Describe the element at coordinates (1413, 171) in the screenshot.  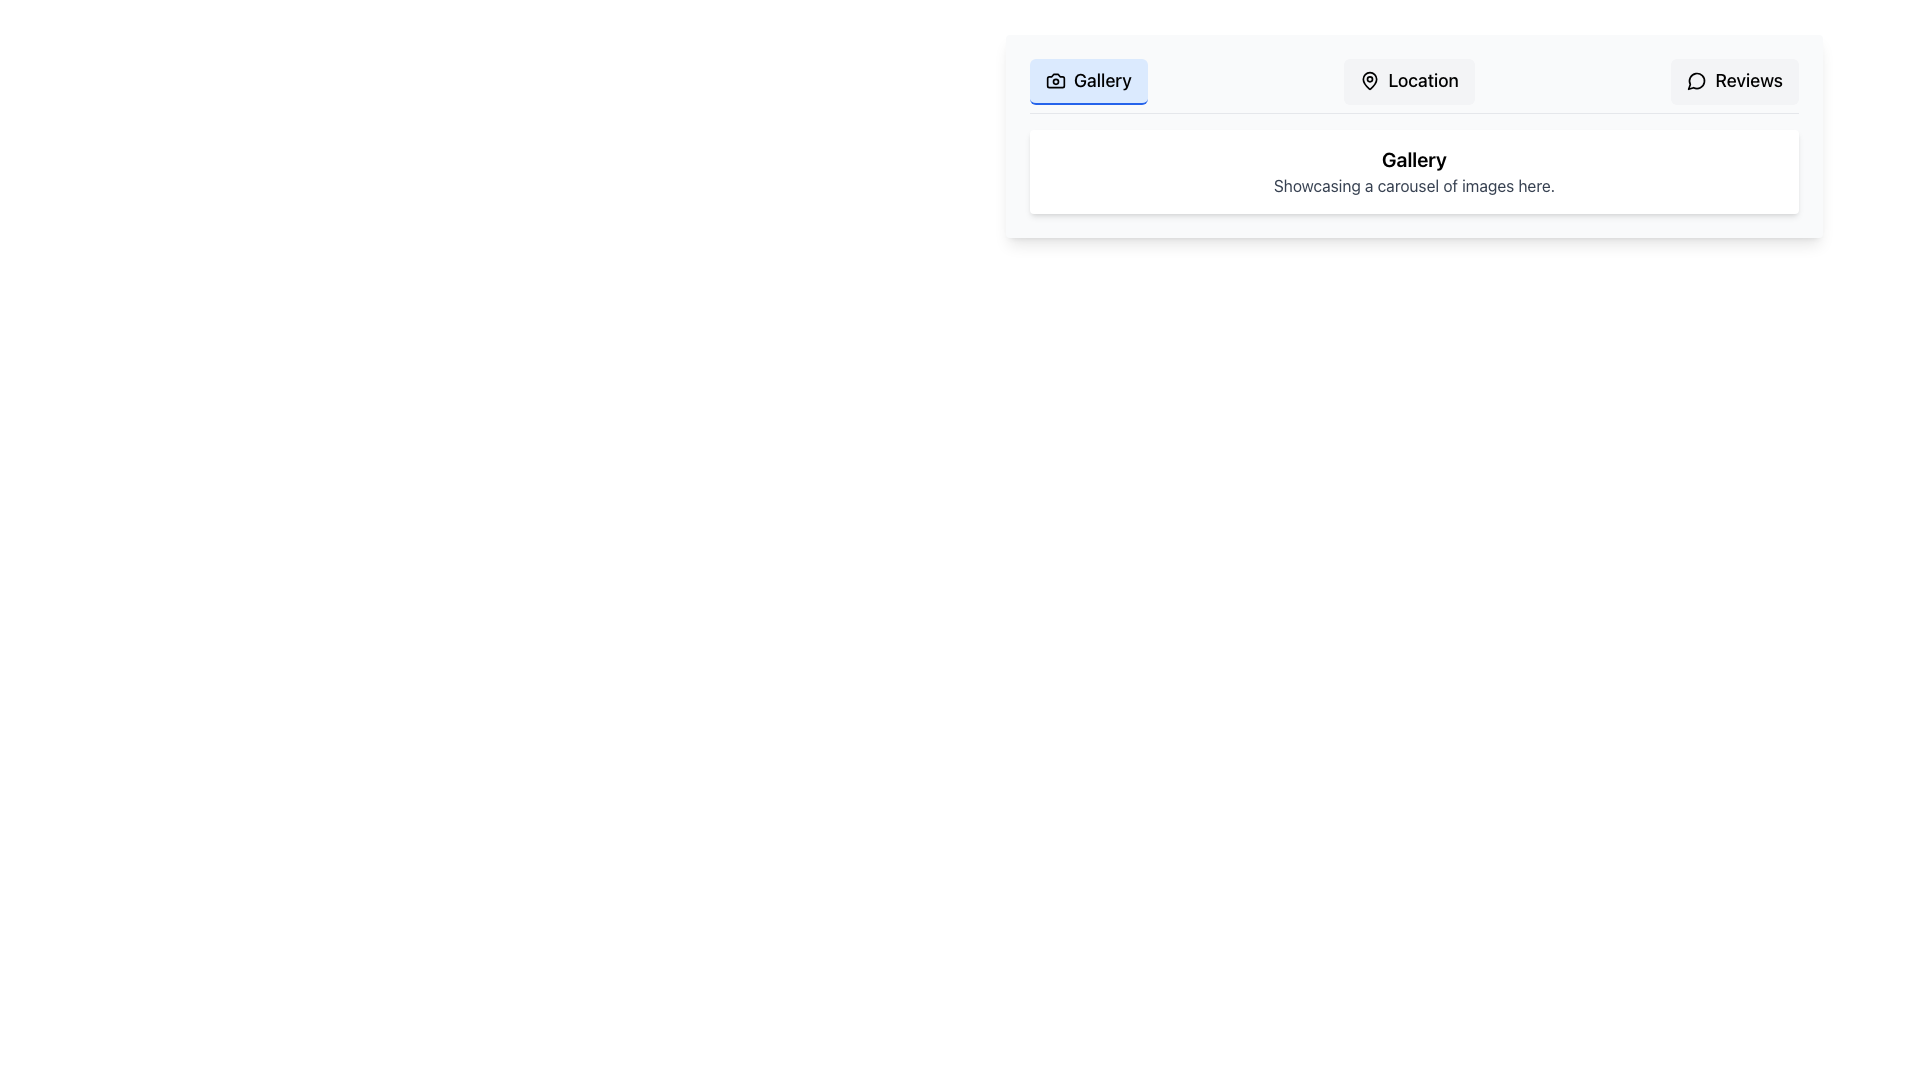
I see `the informational text block titled 'Gallery' which describes the section showcasing a carousel of images` at that location.